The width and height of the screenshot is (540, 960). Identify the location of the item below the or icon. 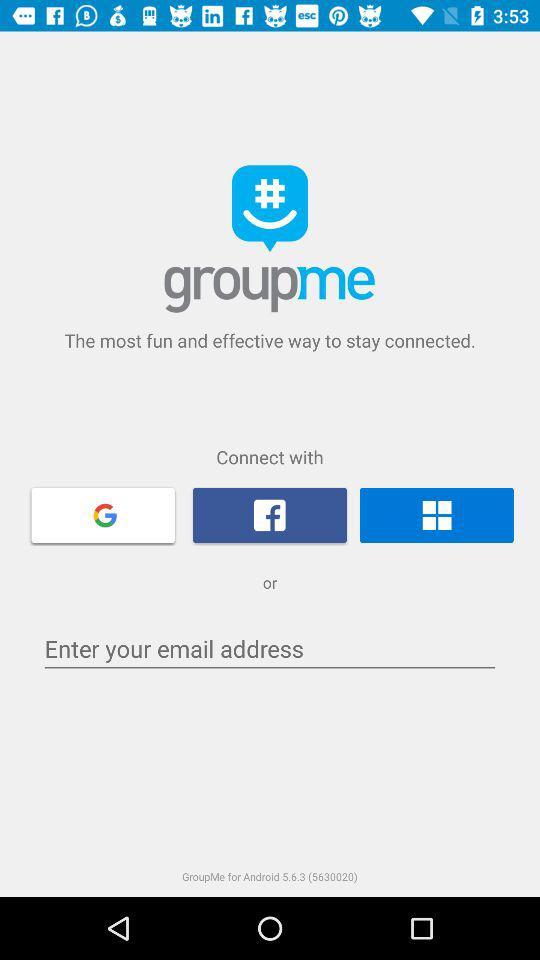
(270, 648).